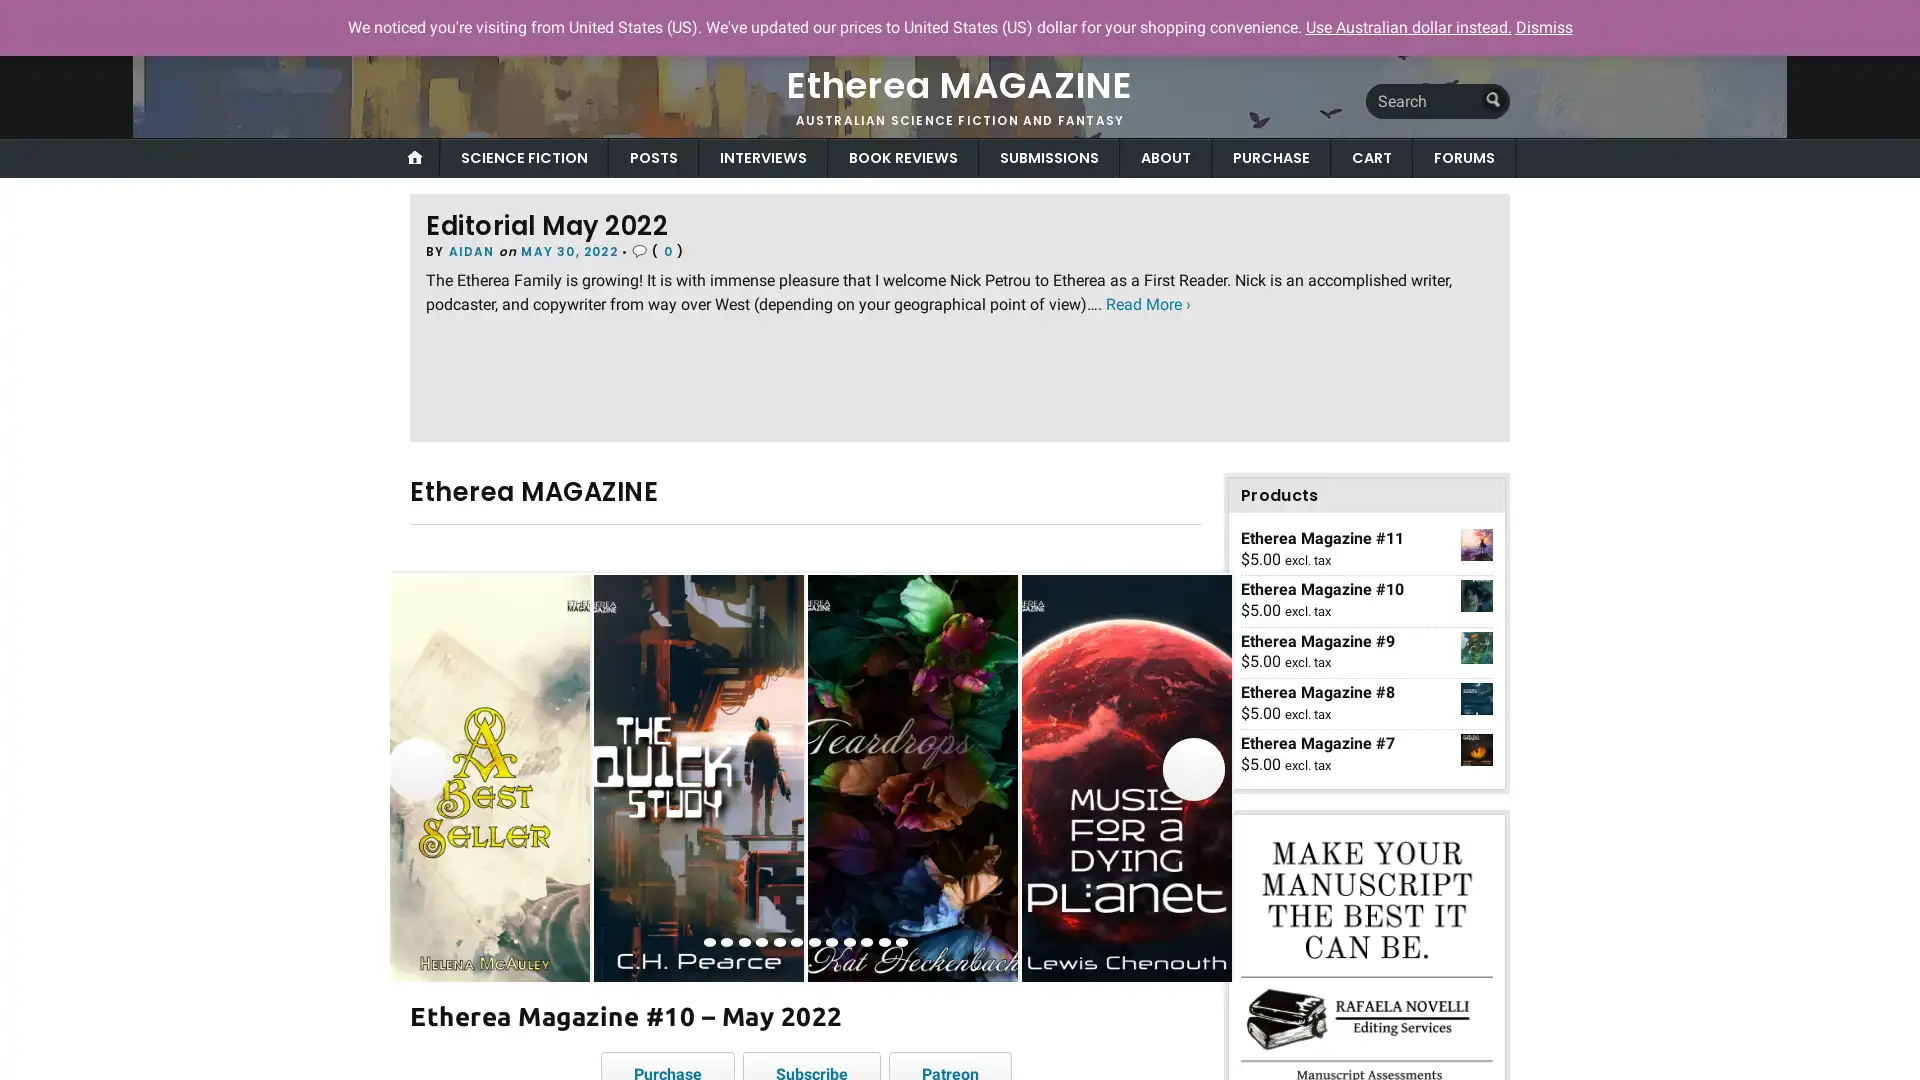  Describe the element at coordinates (777, 941) in the screenshot. I see `view image 5 of 12 in carousel` at that location.